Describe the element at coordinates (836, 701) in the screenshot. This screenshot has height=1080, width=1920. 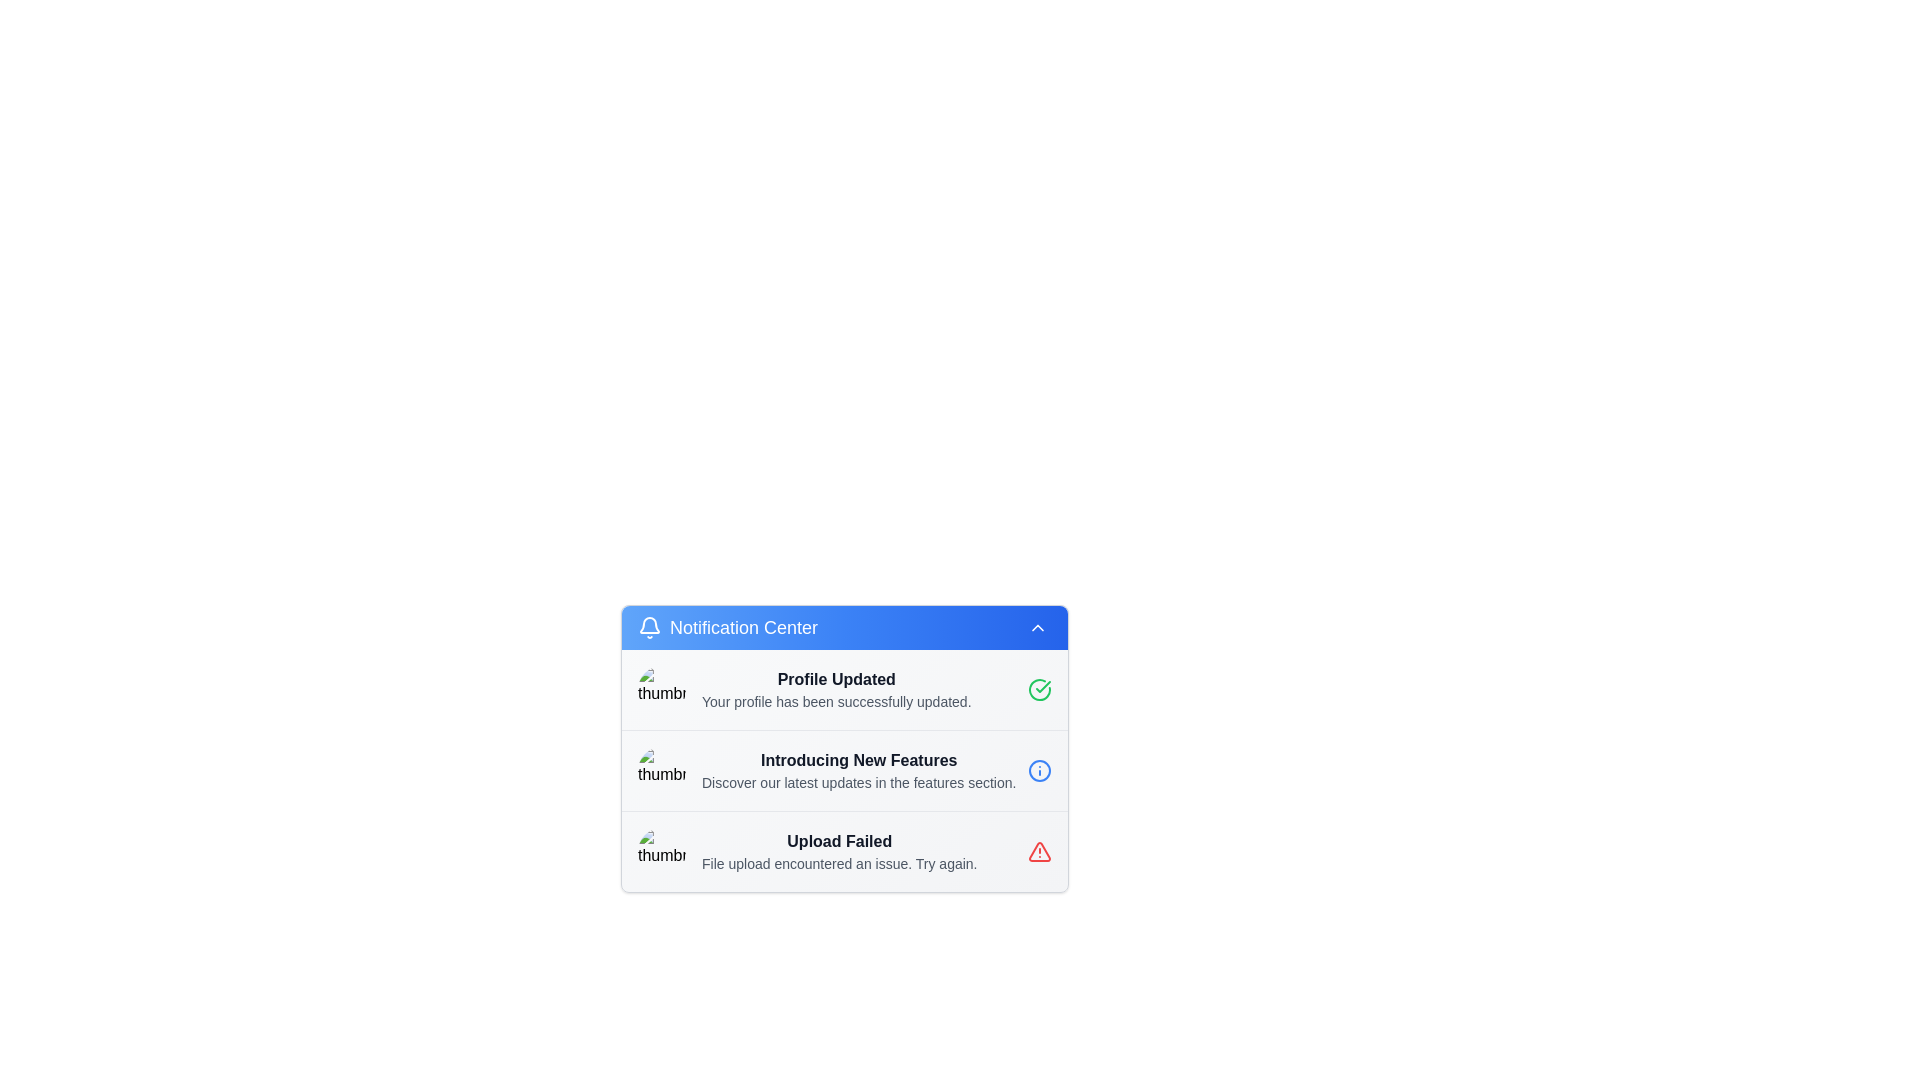
I see `confirmation message text from the 'Profile Updated' notification card located in the Notification Center interface at the specified coordinates` at that location.